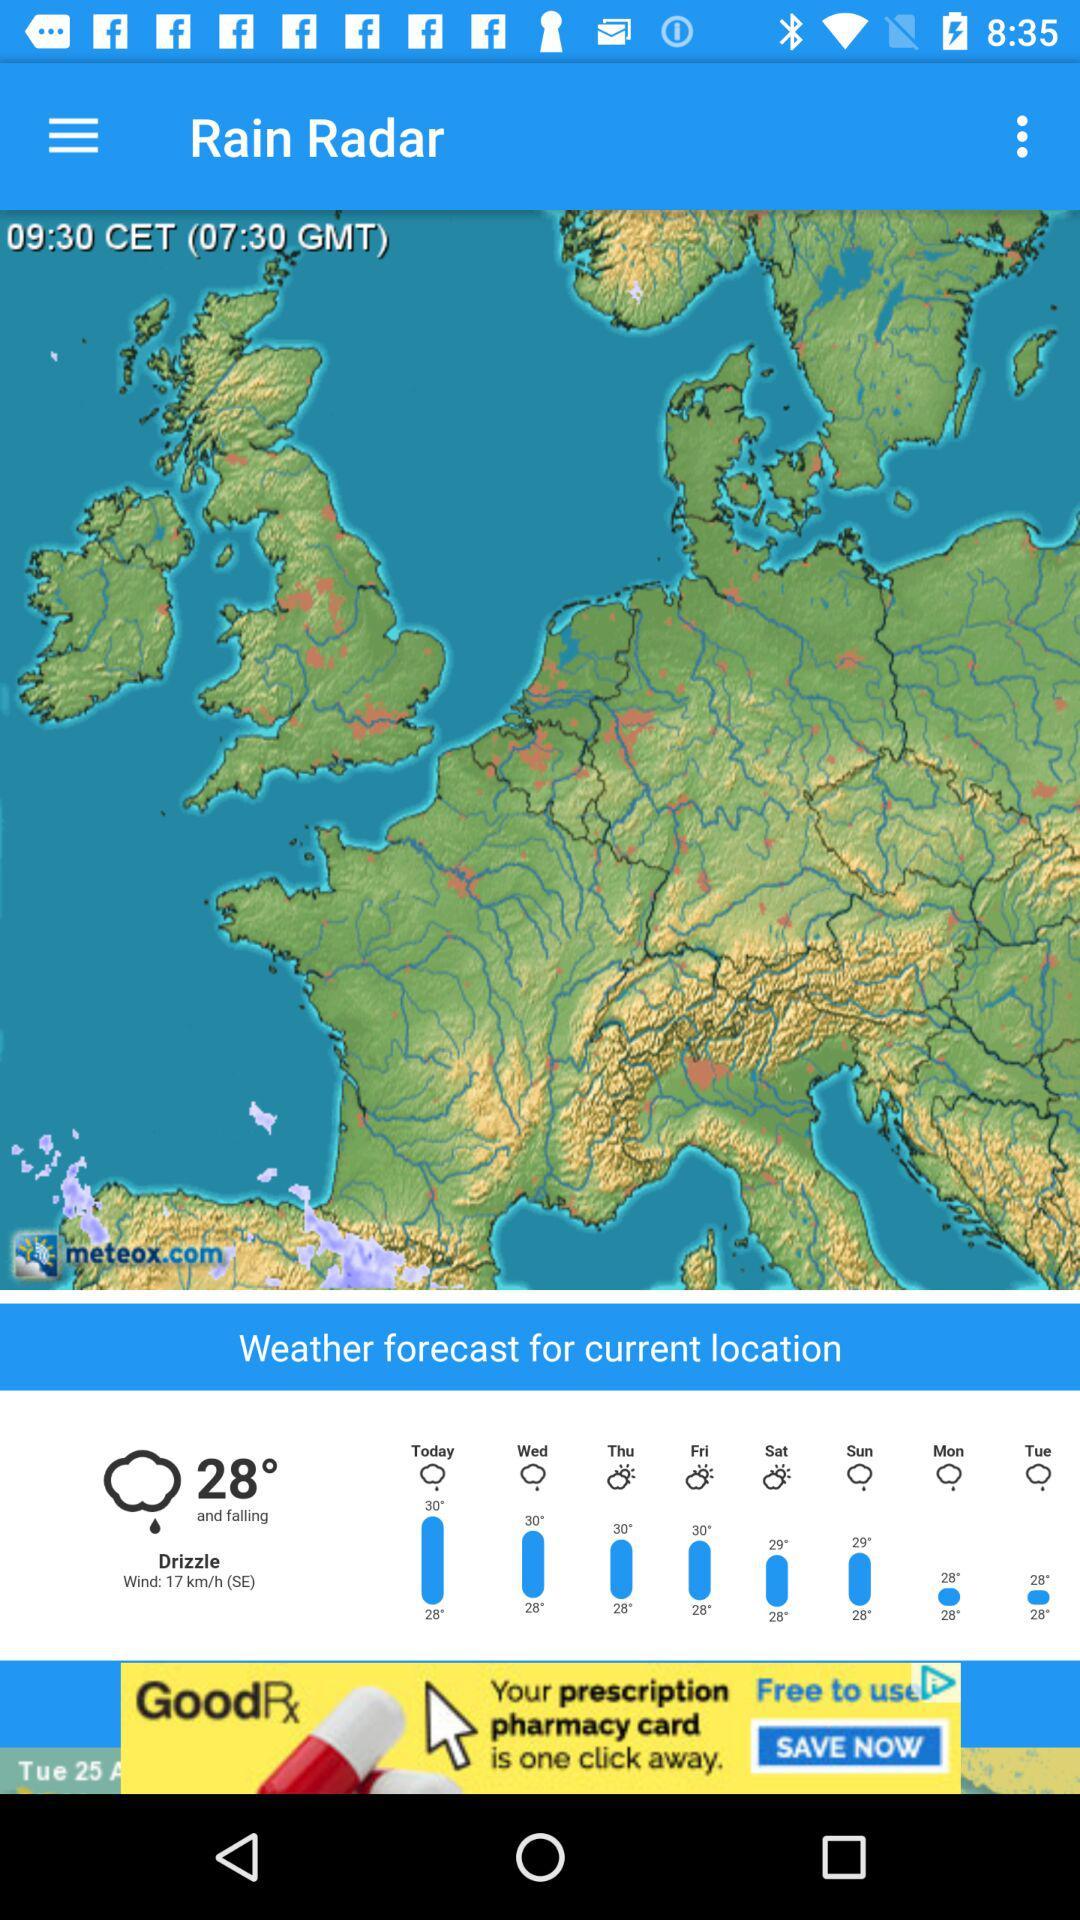 This screenshot has width=1080, height=1920. I want to click on view advertisements options, so click(540, 1727).